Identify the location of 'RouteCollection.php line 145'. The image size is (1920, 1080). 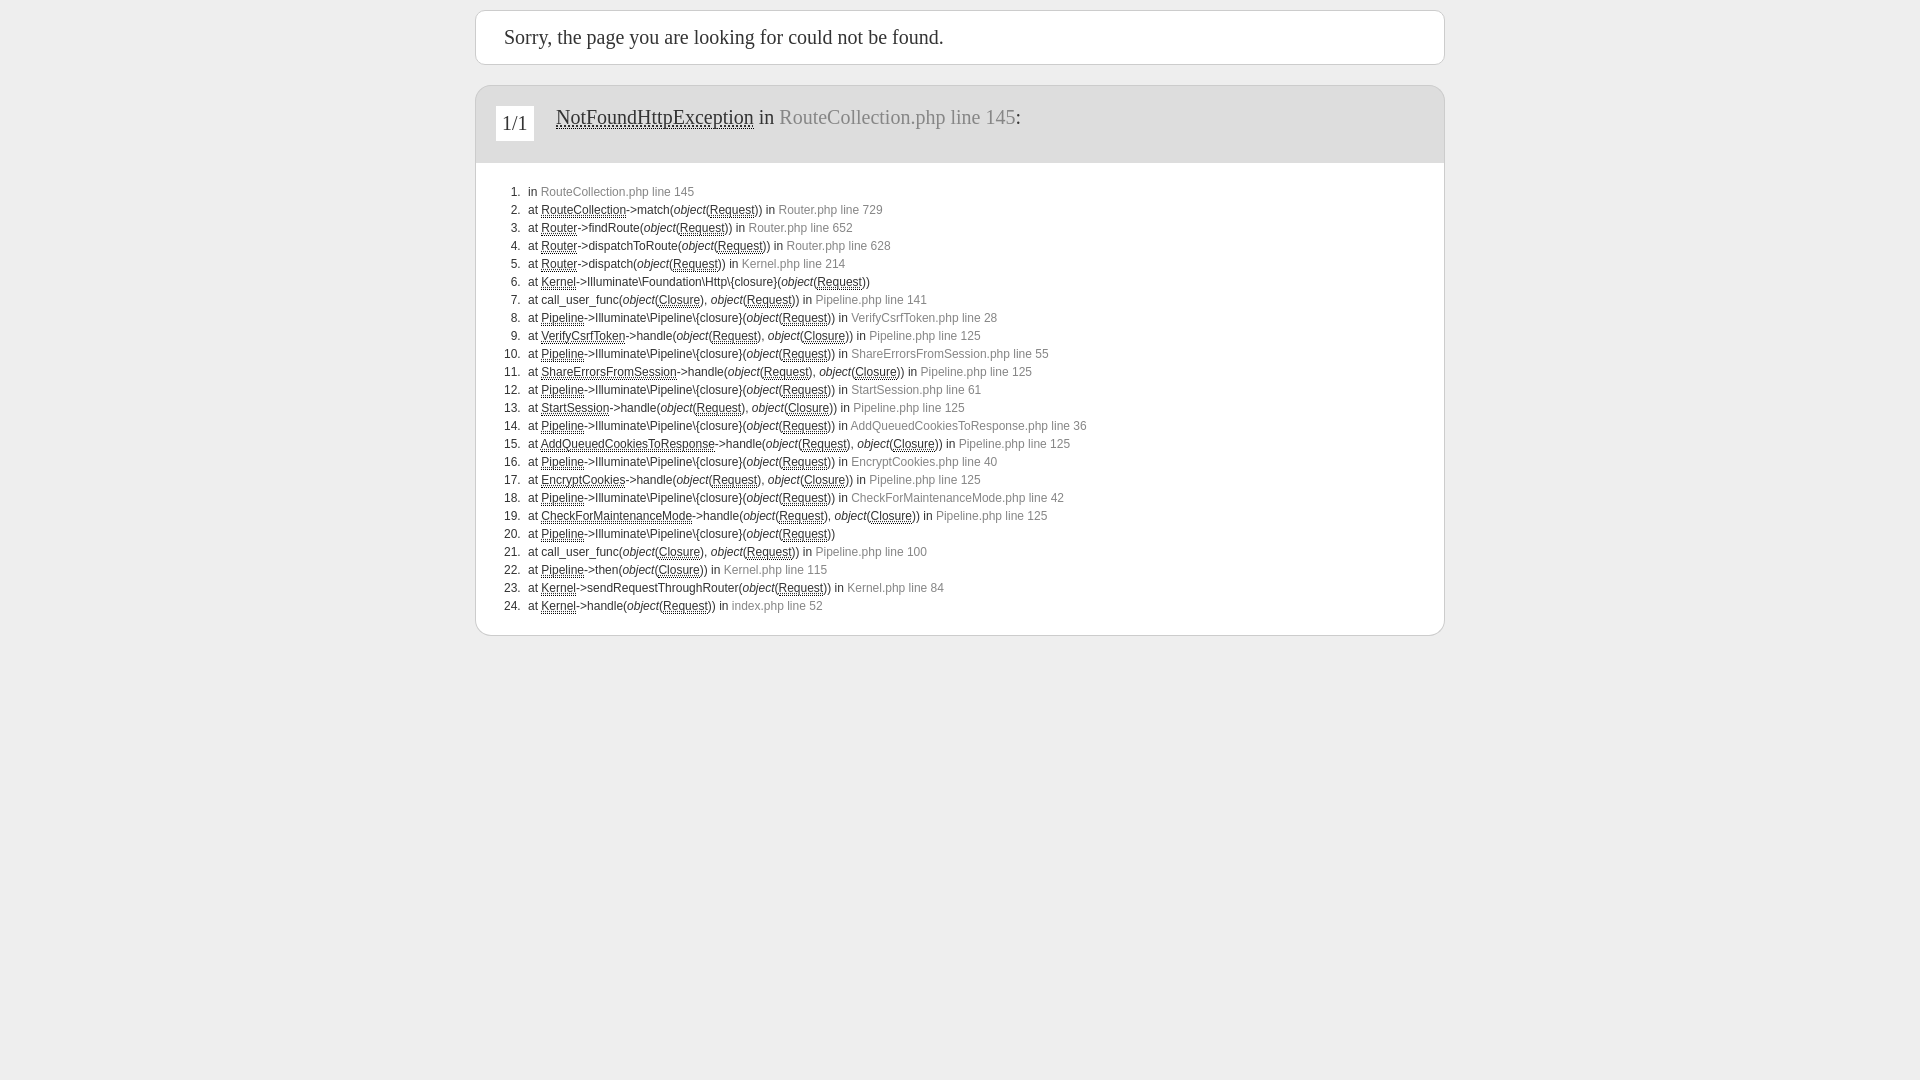
(616, 192).